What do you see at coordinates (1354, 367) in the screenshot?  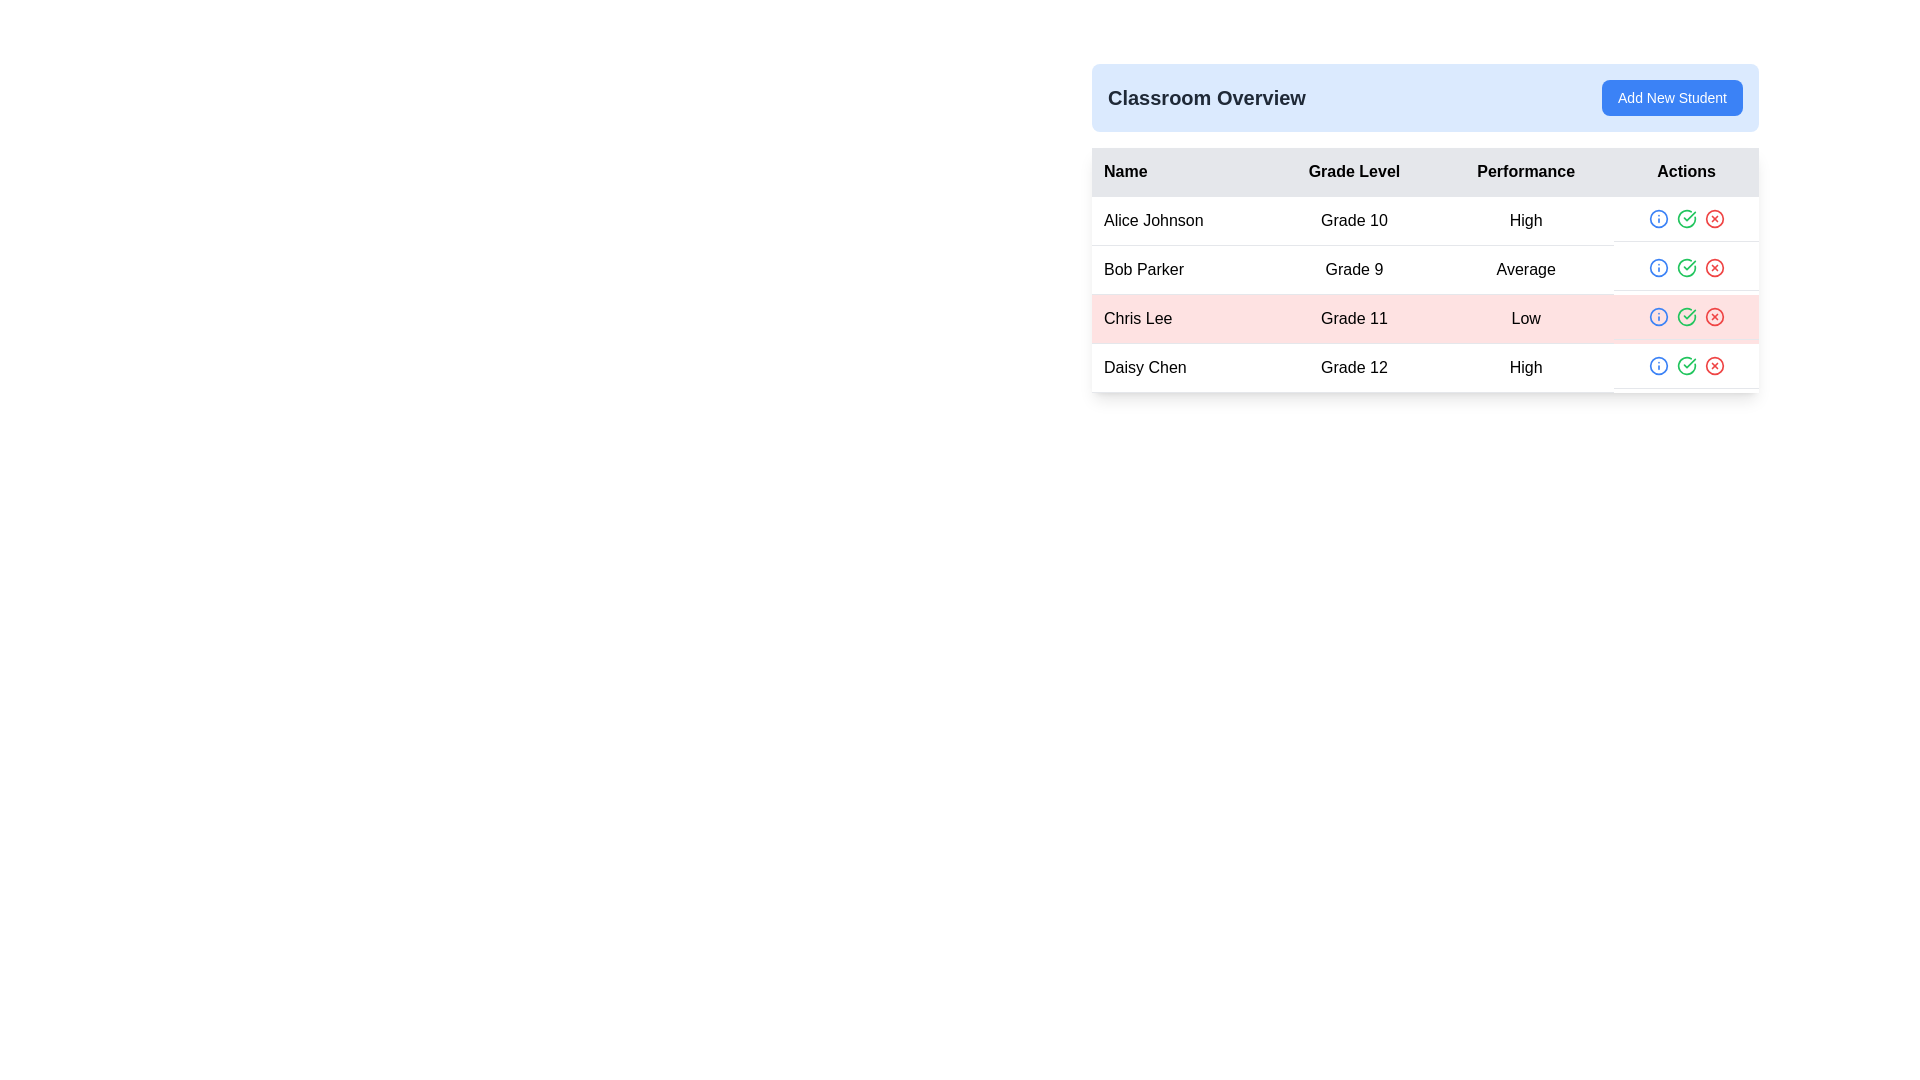 I see `the second cell in the row for 'Daisy Chen' that displays her grade level in the table, located under the 'Grade Level' column` at bounding box center [1354, 367].